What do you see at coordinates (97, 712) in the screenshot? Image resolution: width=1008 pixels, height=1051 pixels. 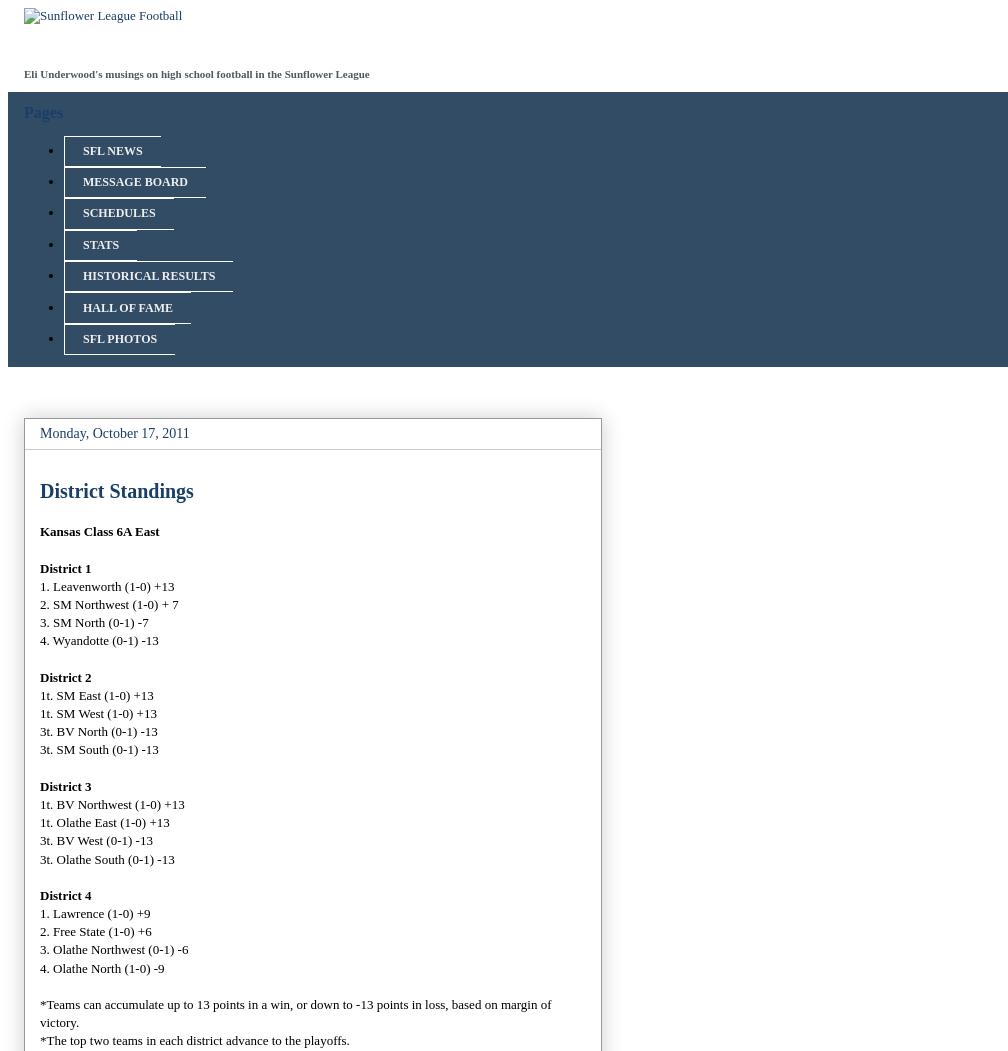 I see `'1t. SM West (1-0) +13'` at bounding box center [97, 712].